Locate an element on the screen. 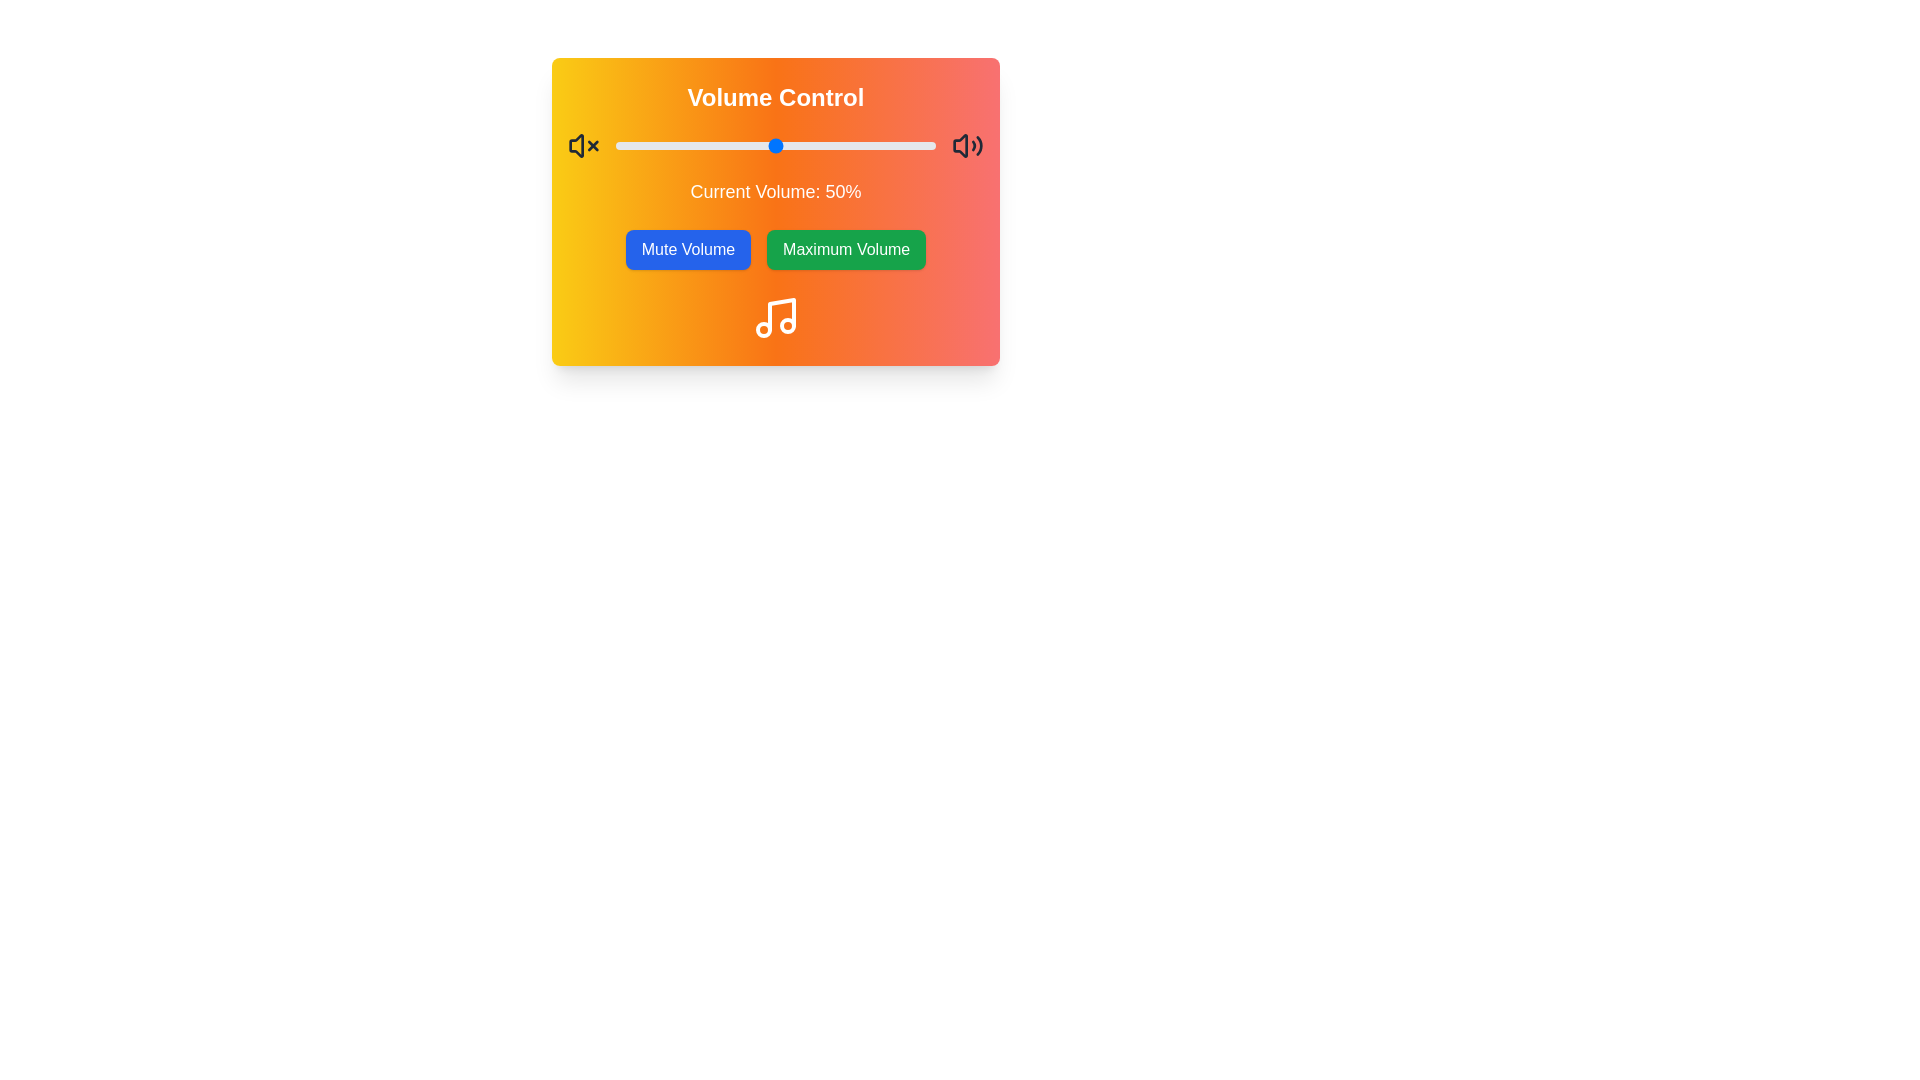  the 'Maximum Volume' button to set the volume to its maximum level is located at coordinates (845, 249).